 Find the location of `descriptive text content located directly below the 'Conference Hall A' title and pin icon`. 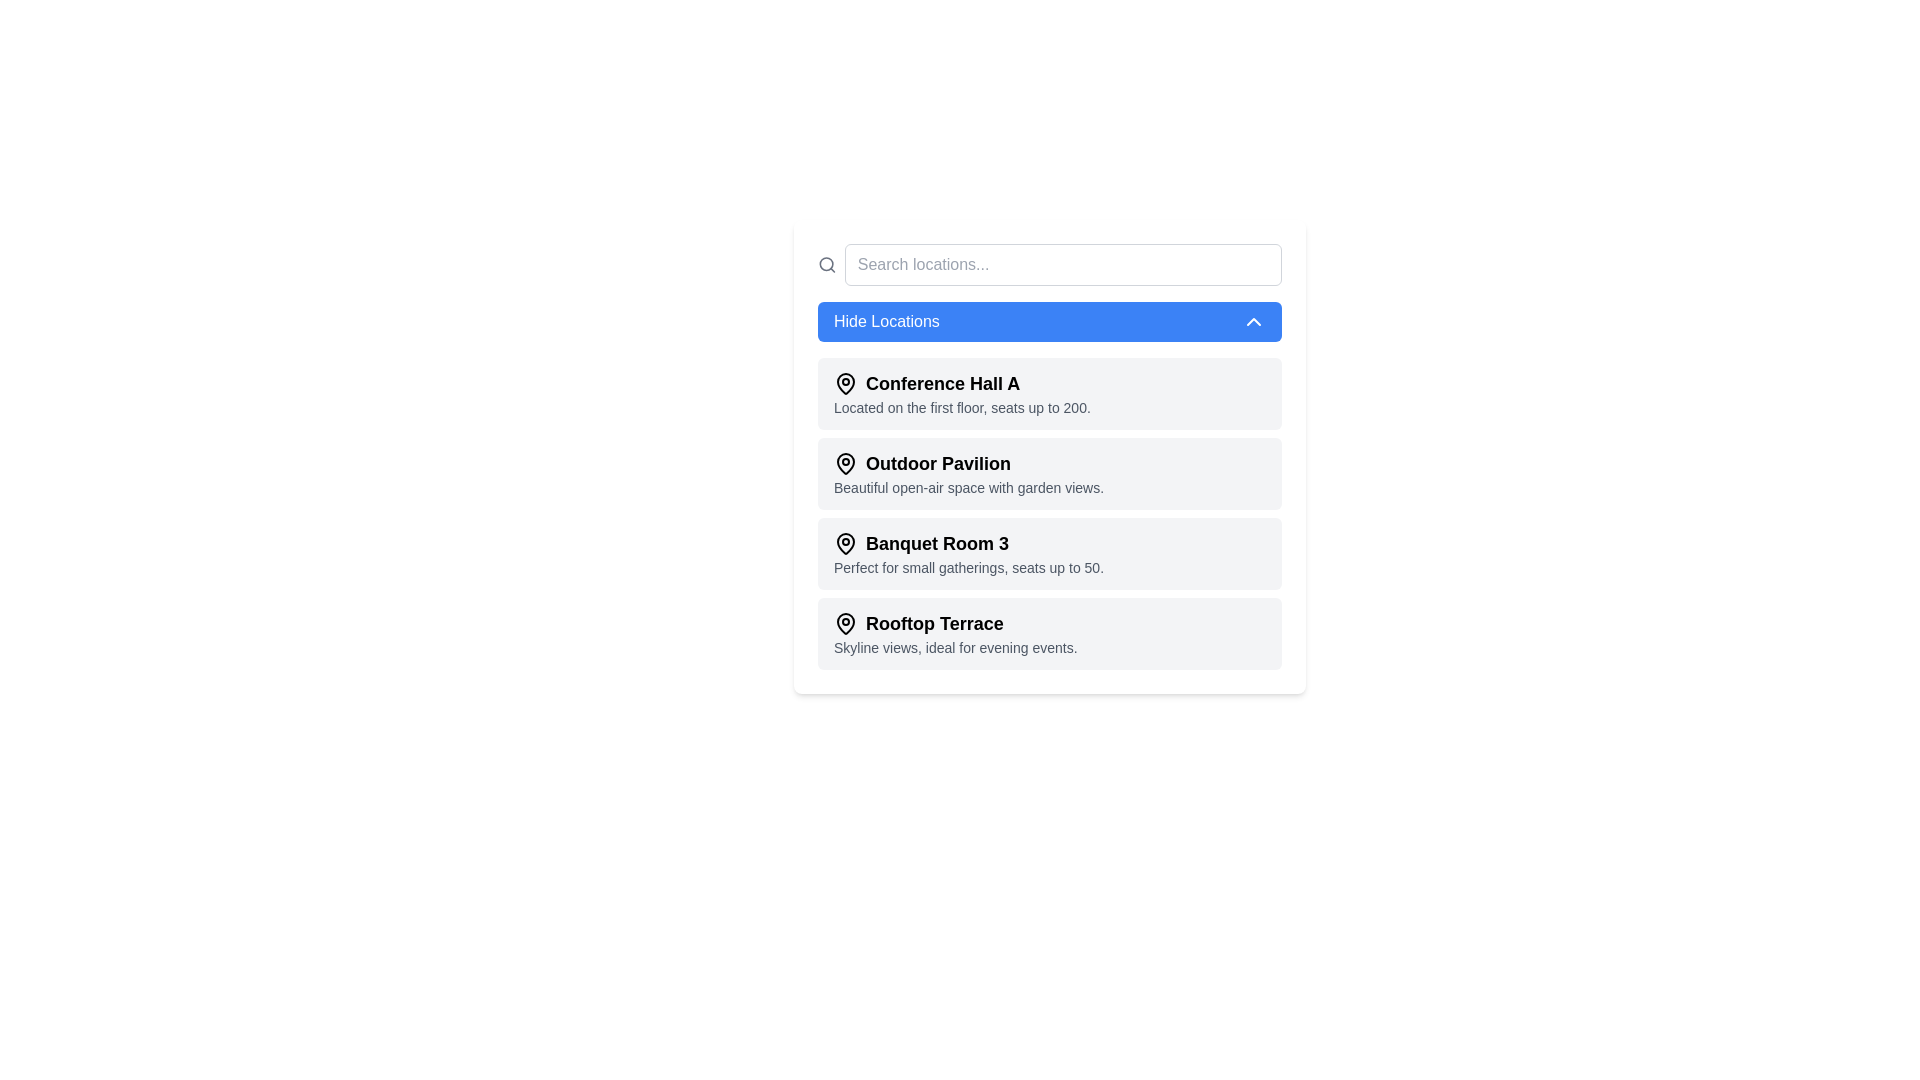

descriptive text content located directly below the 'Conference Hall A' title and pin icon is located at coordinates (962, 407).